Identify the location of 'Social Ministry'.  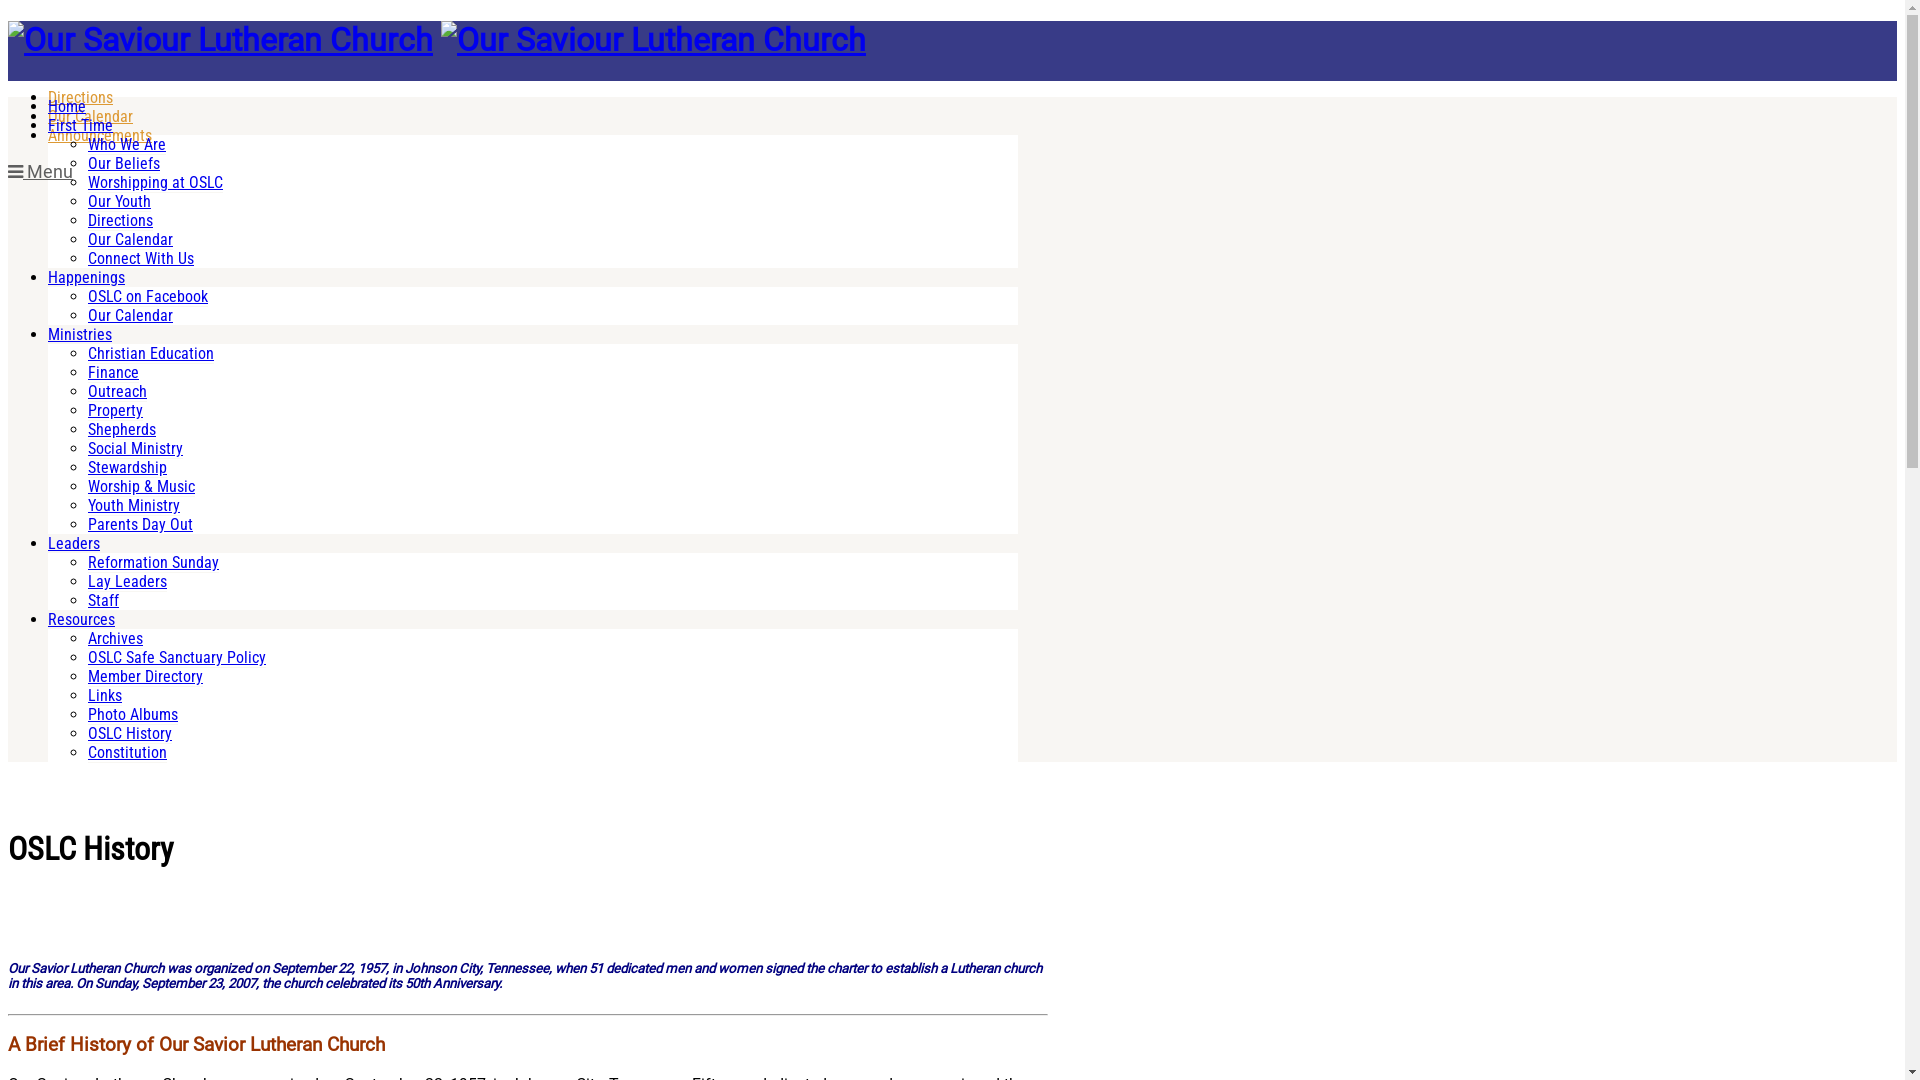
(134, 447).